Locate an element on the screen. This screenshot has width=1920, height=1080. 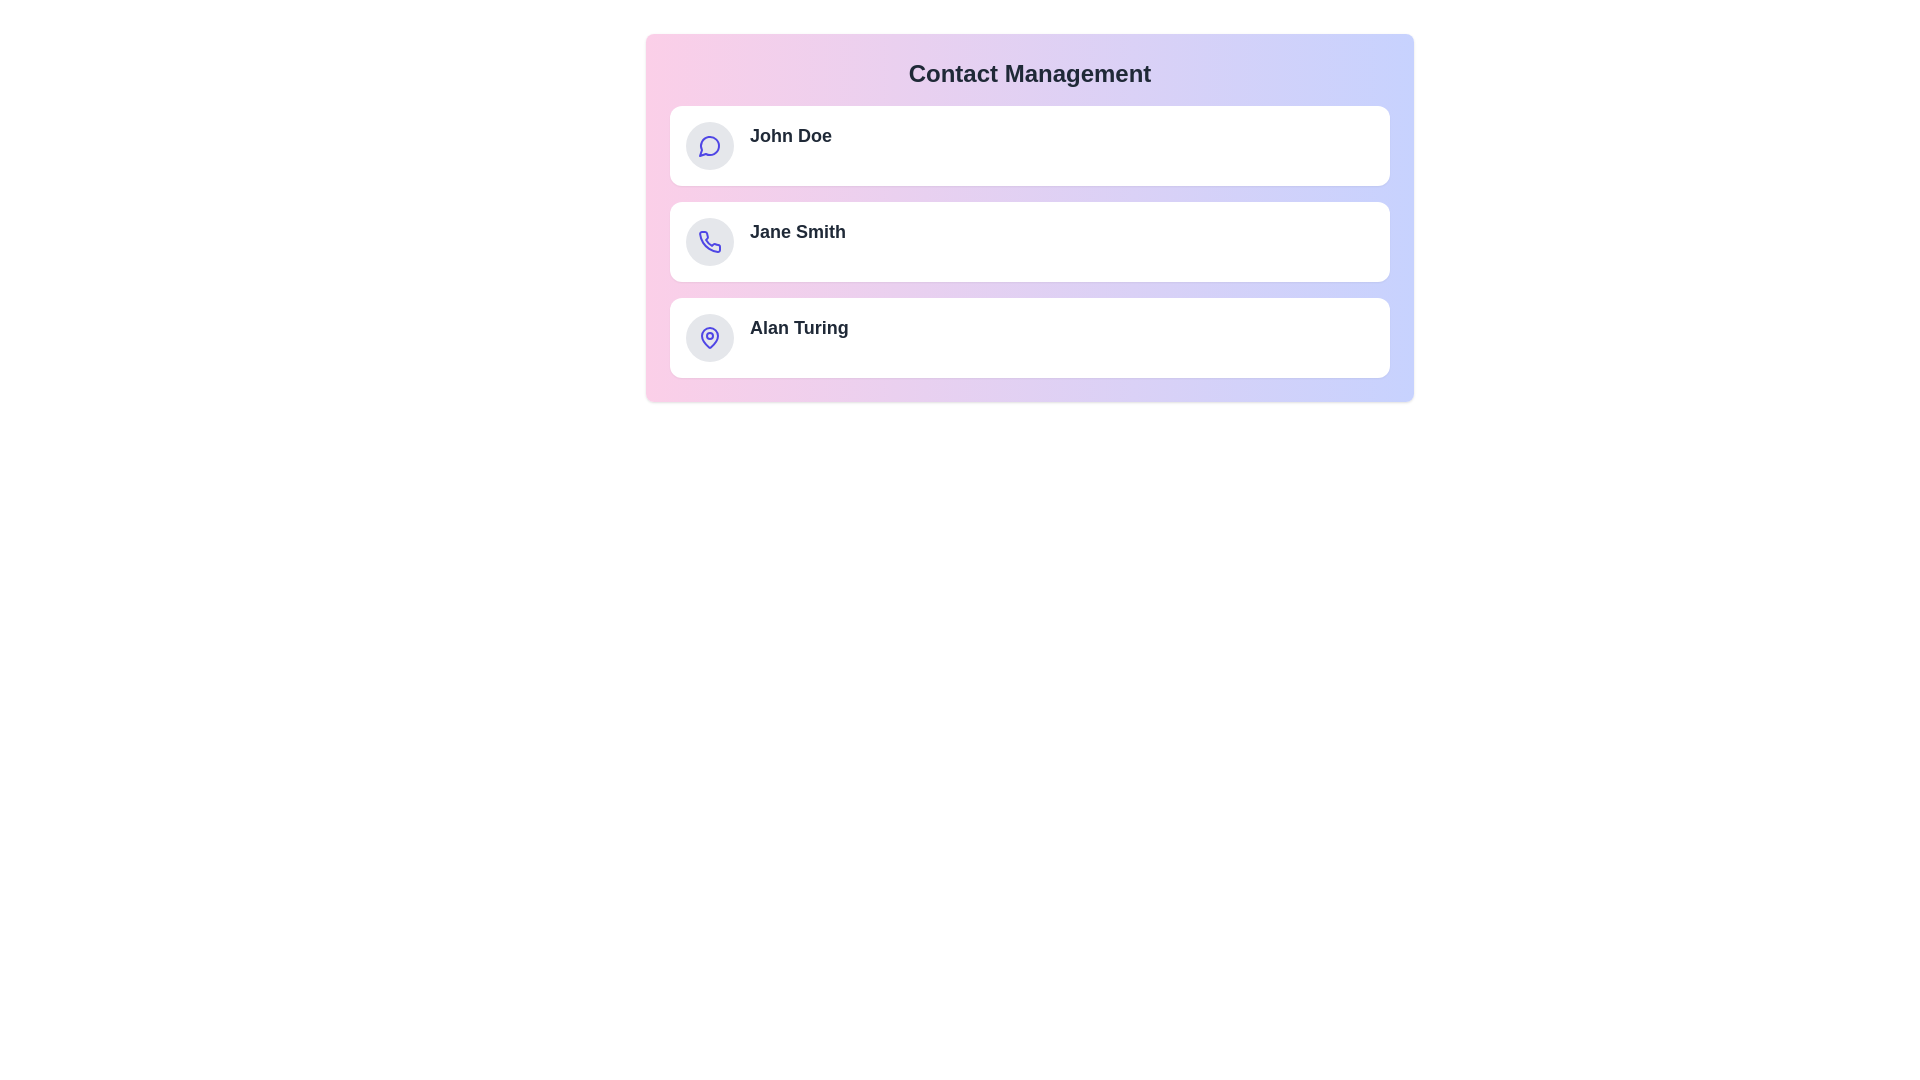
the icon of the contact Alan Turing is located at coordinates (710, 337).